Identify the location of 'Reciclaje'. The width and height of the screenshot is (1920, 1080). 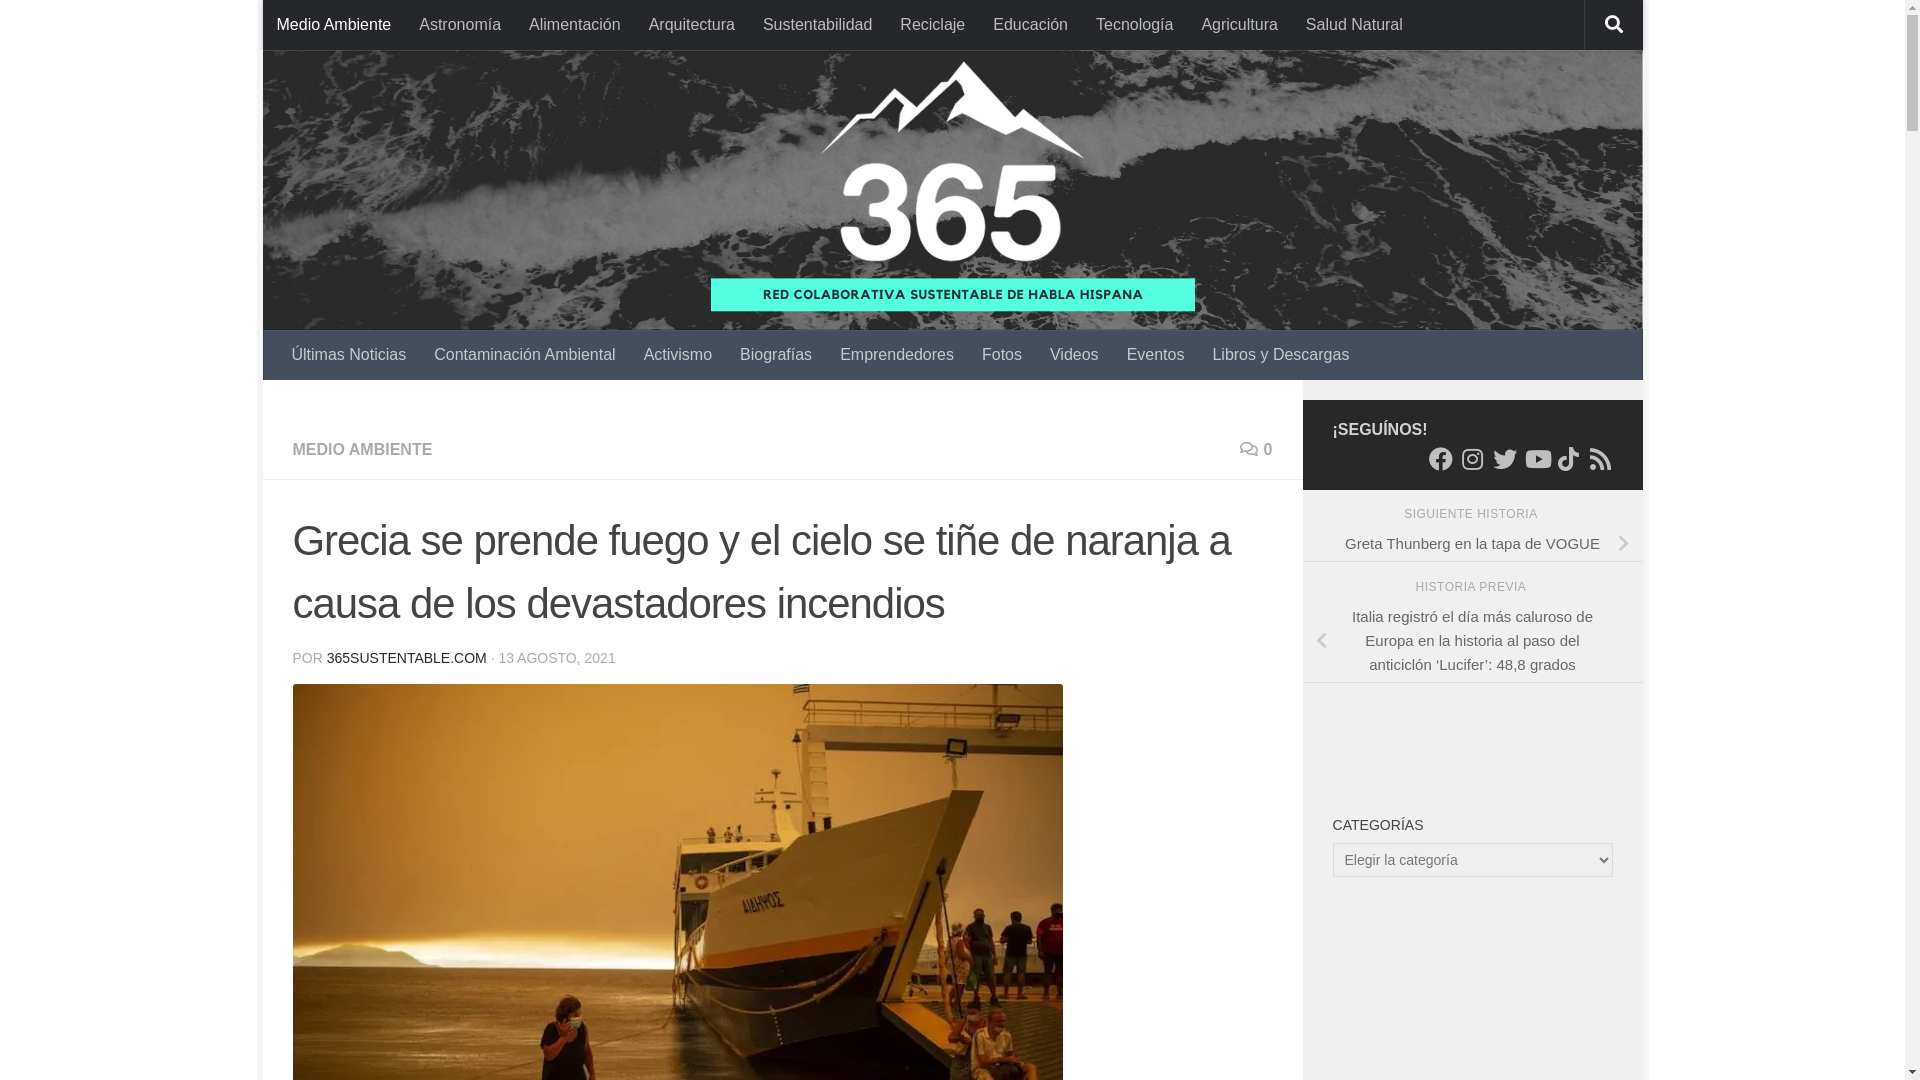
(931, 24).